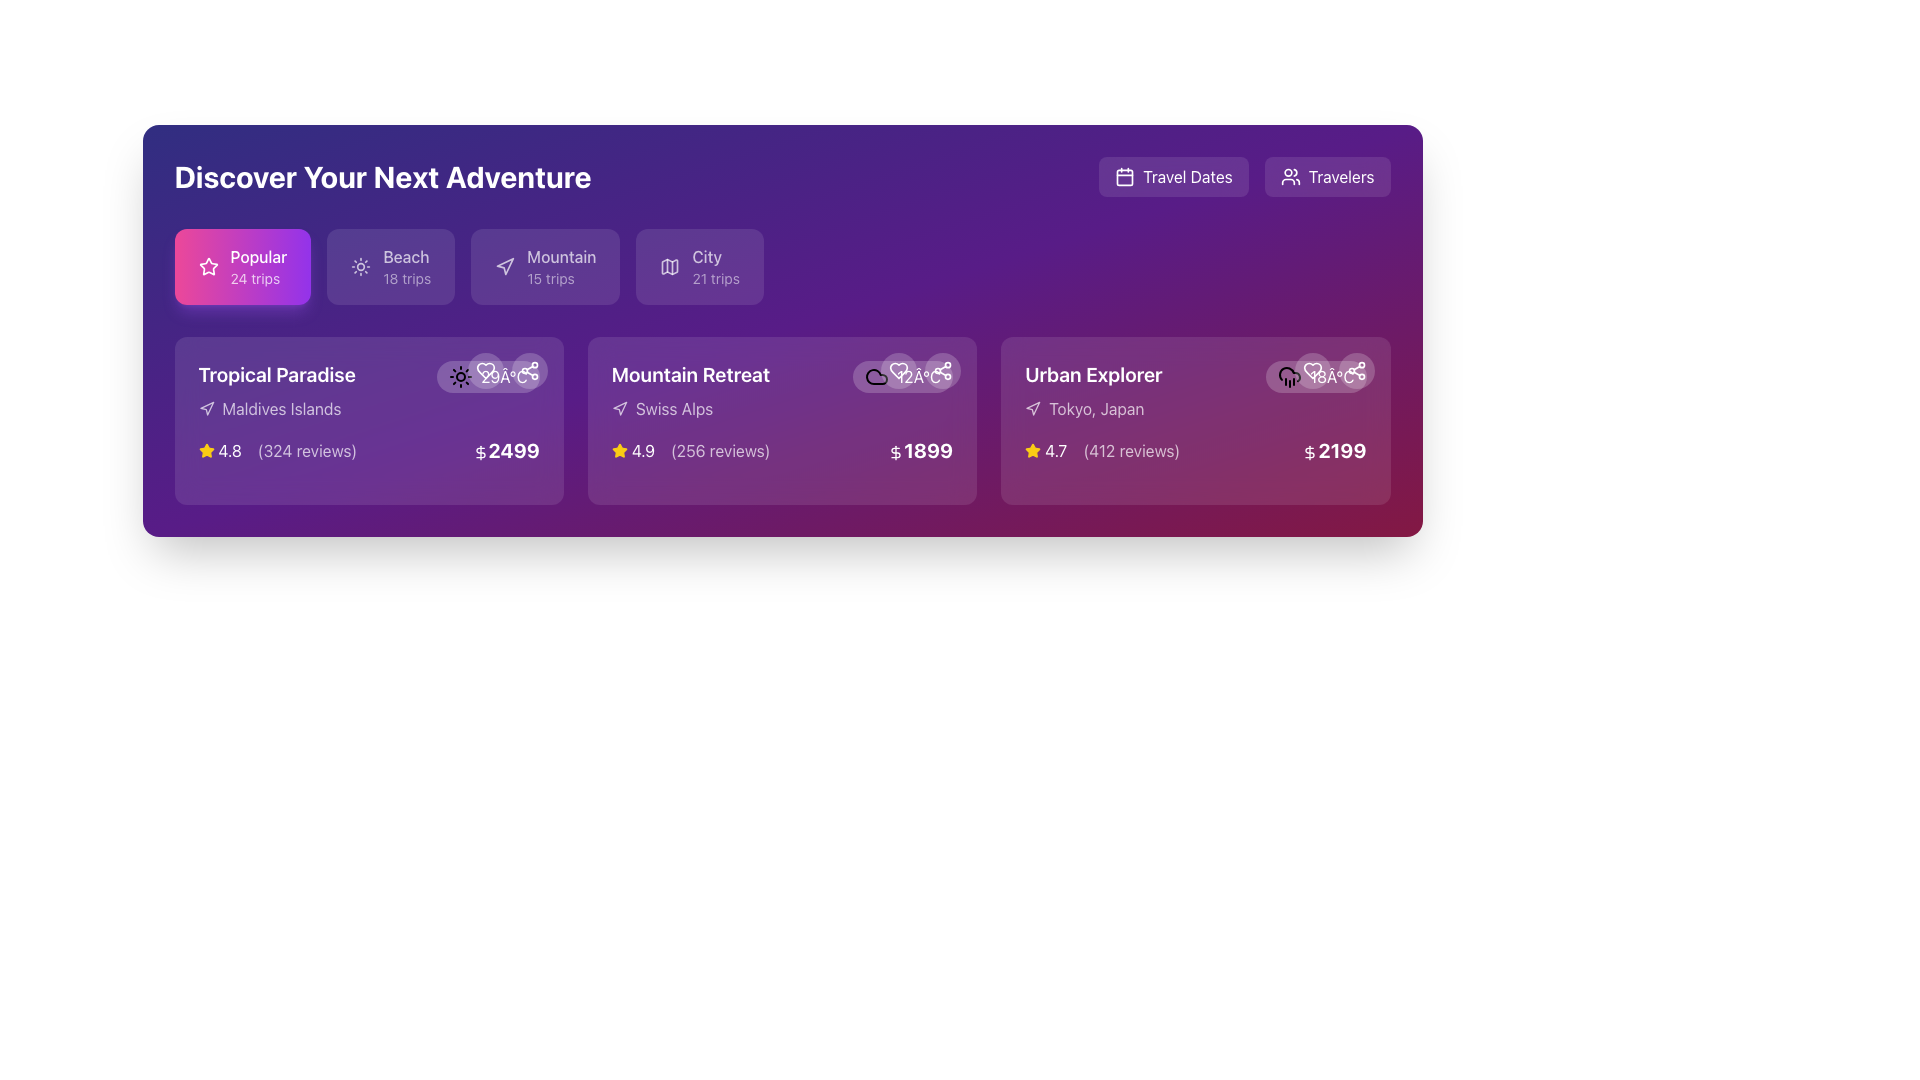  I want to click on the 'Travel Dates' button which contains white text on a purple background and is located at the top-right area of the interface, so click(1187, 176).